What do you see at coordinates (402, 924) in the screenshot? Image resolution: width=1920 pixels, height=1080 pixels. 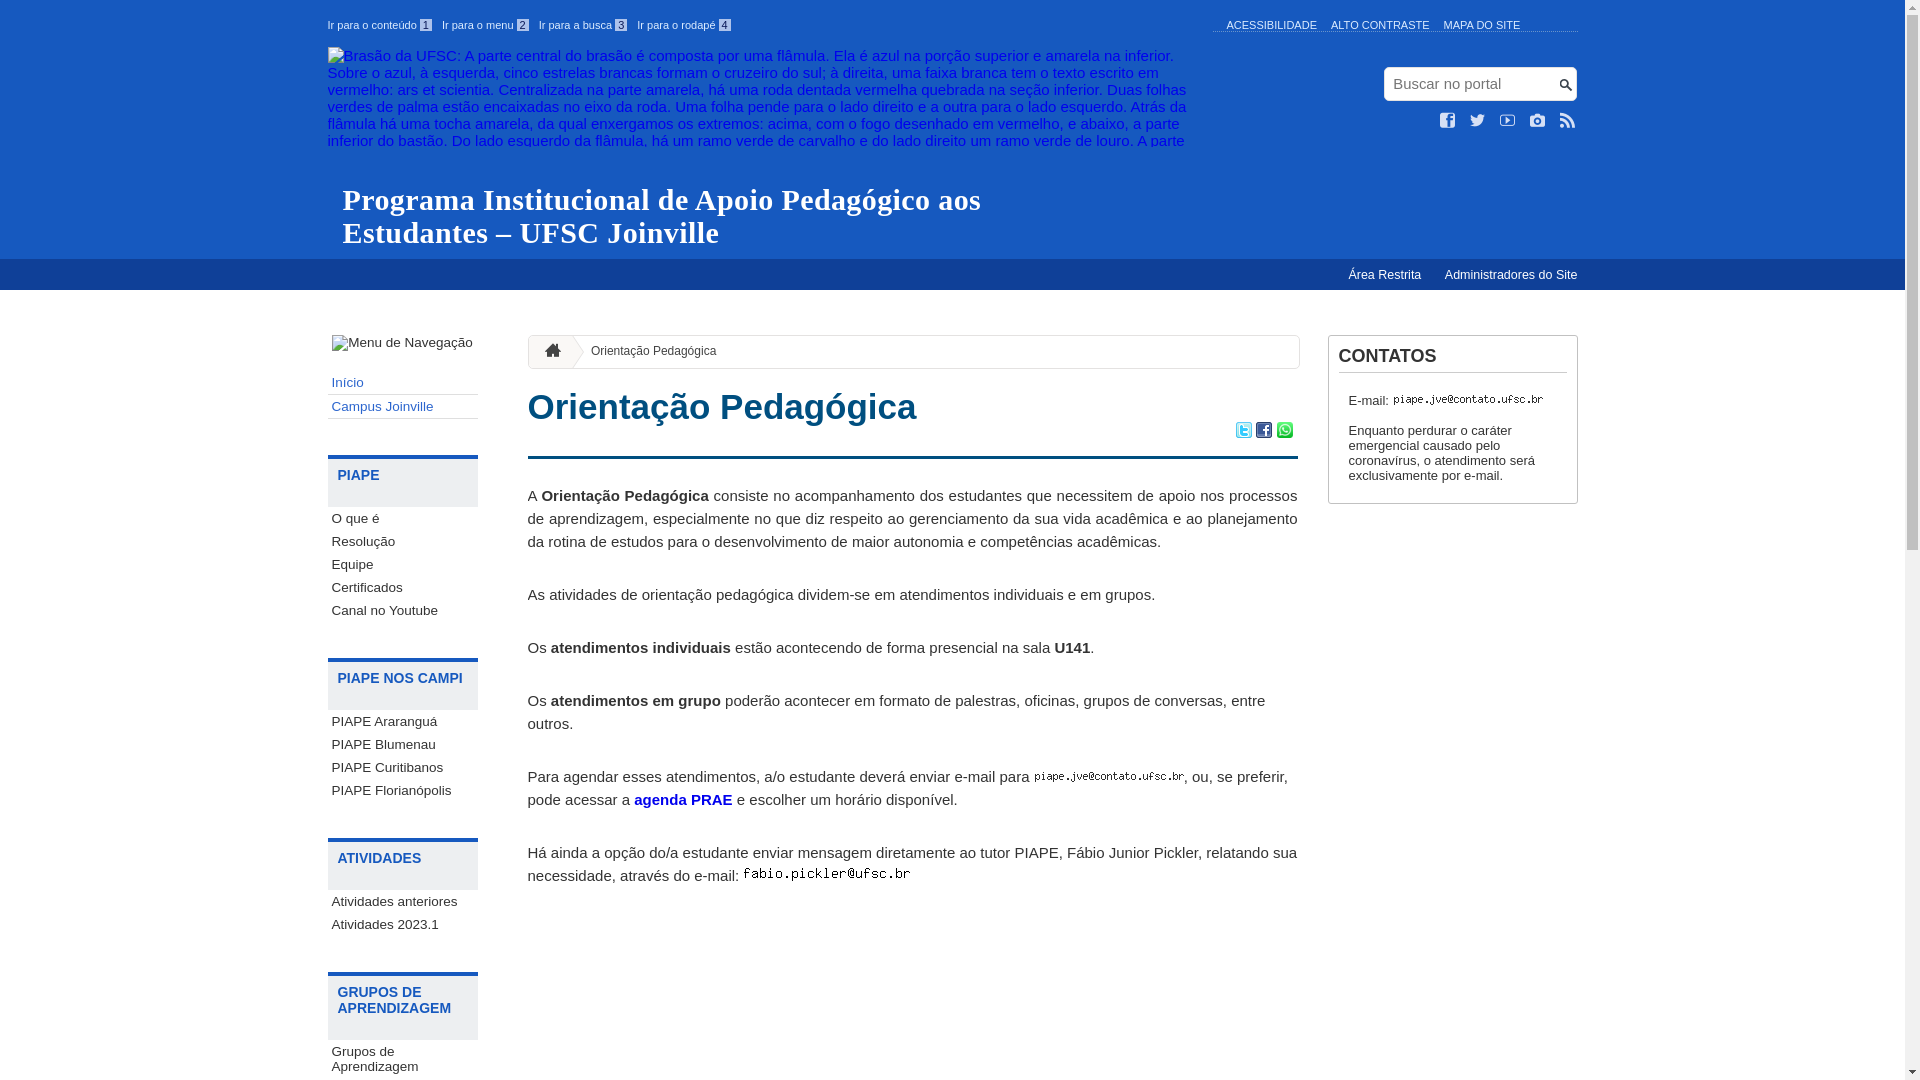 I see `'Atividades 2023.1'` at bounding box center [402, 924].